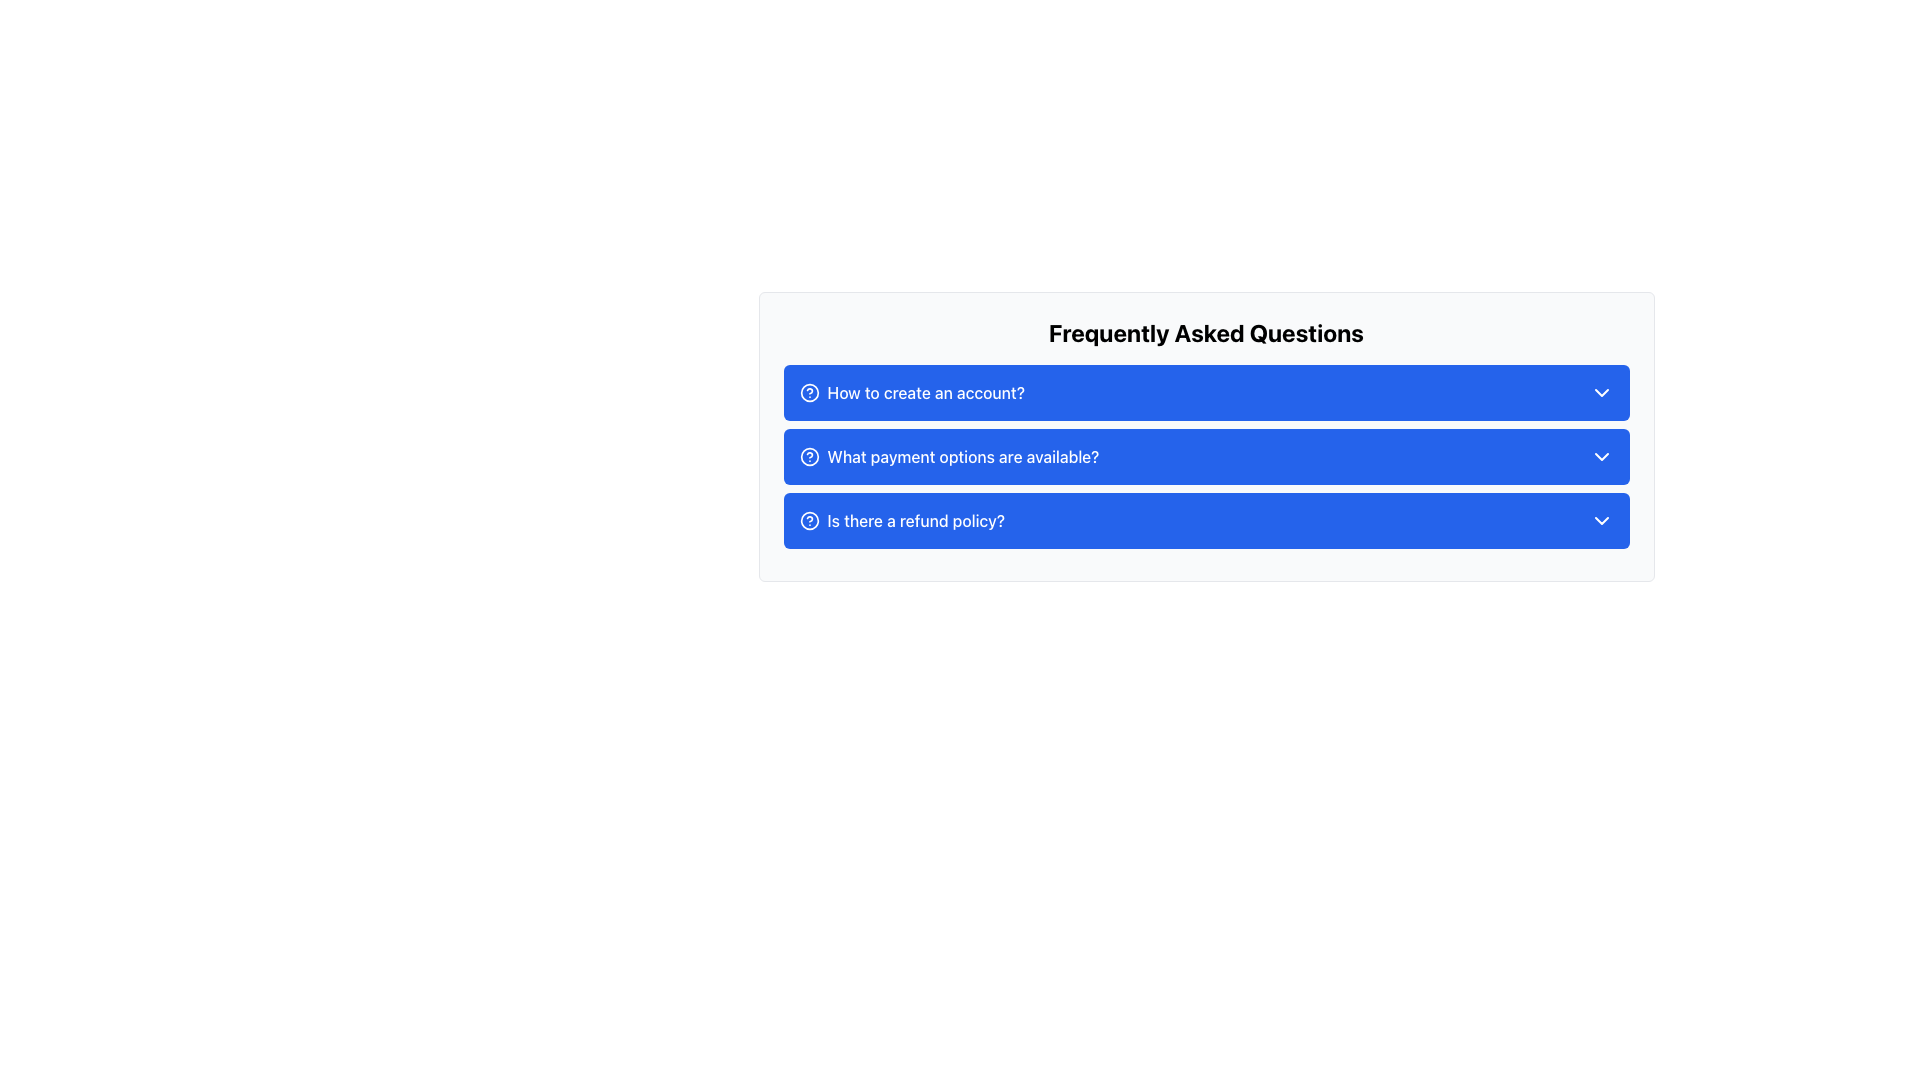 This screenshot has height=1080, width=1920. Describe the element at coordinates (901, 519) in the screenshot. I see `the Interactive FAQ label that asks 'Is there a refund policy?'` at that location.